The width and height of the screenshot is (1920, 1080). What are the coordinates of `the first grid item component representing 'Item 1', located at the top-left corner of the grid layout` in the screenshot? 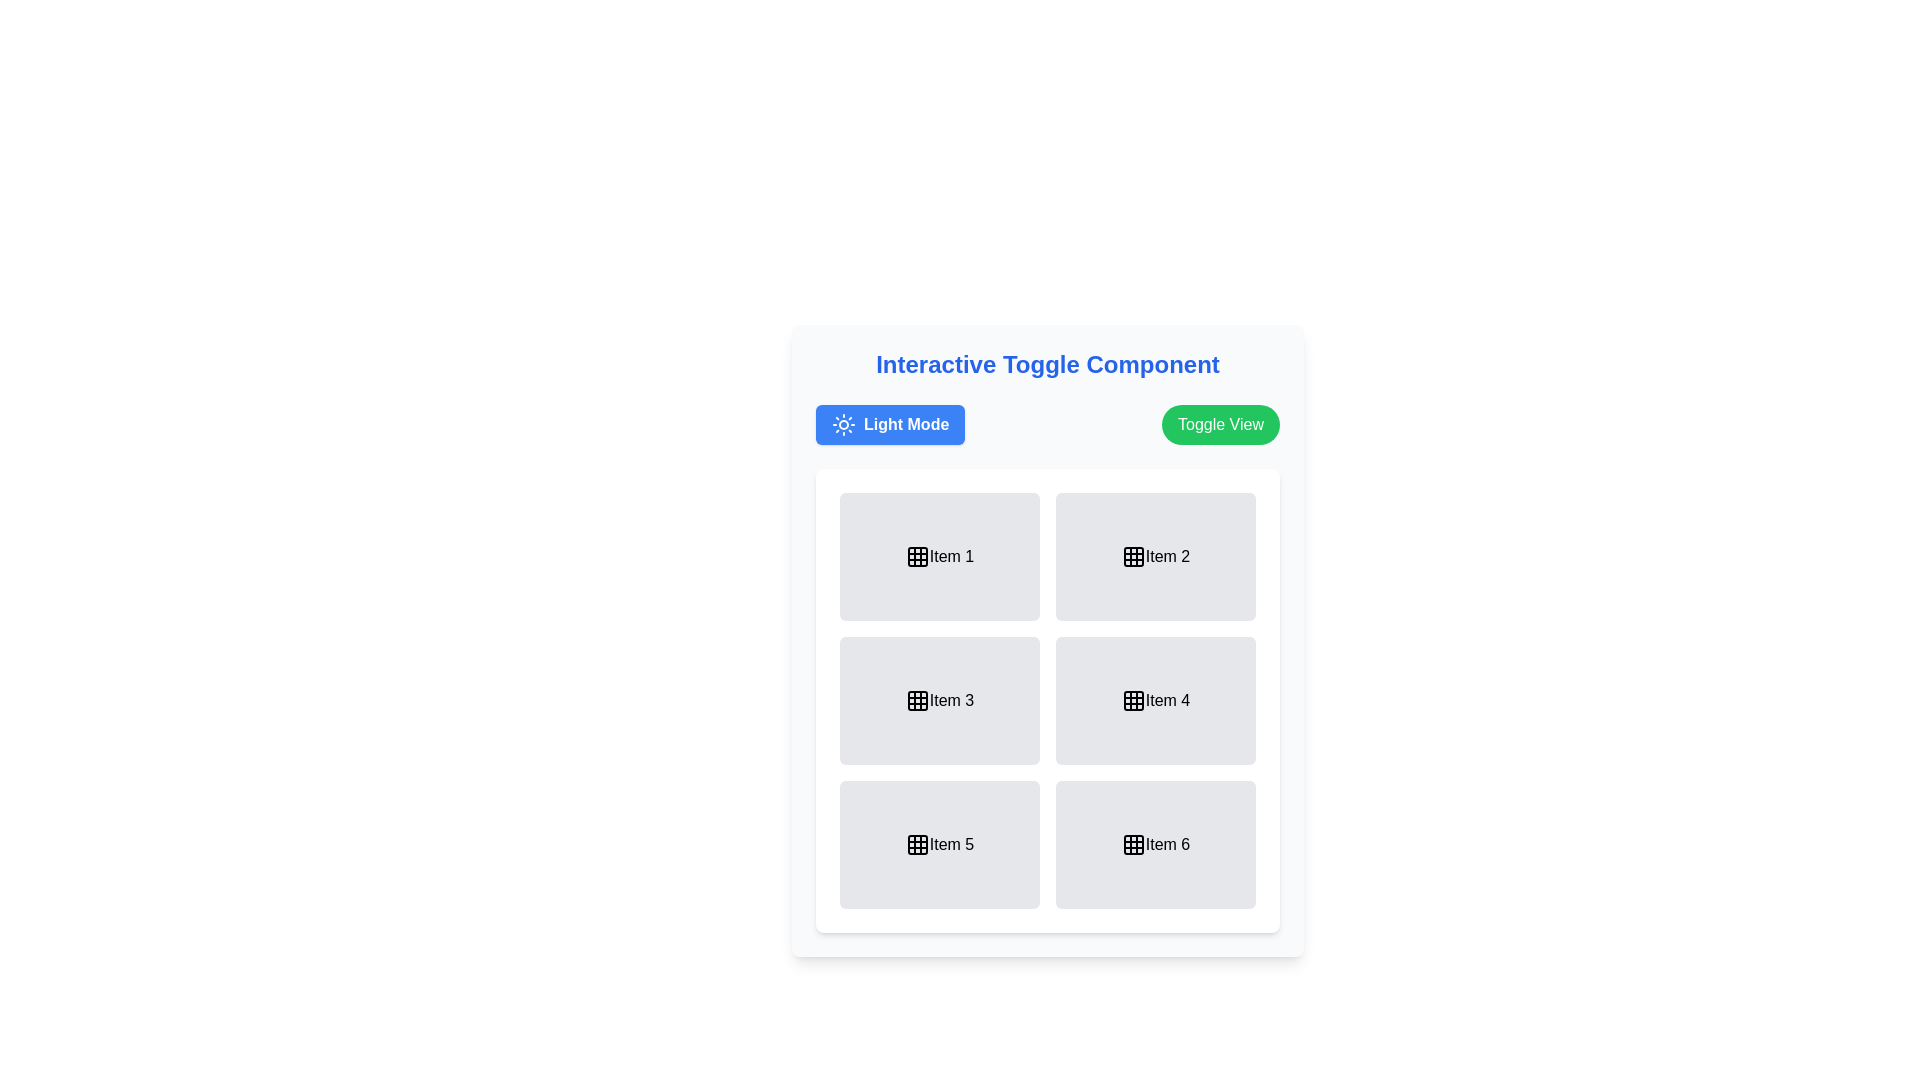 It's located at (939, 556).